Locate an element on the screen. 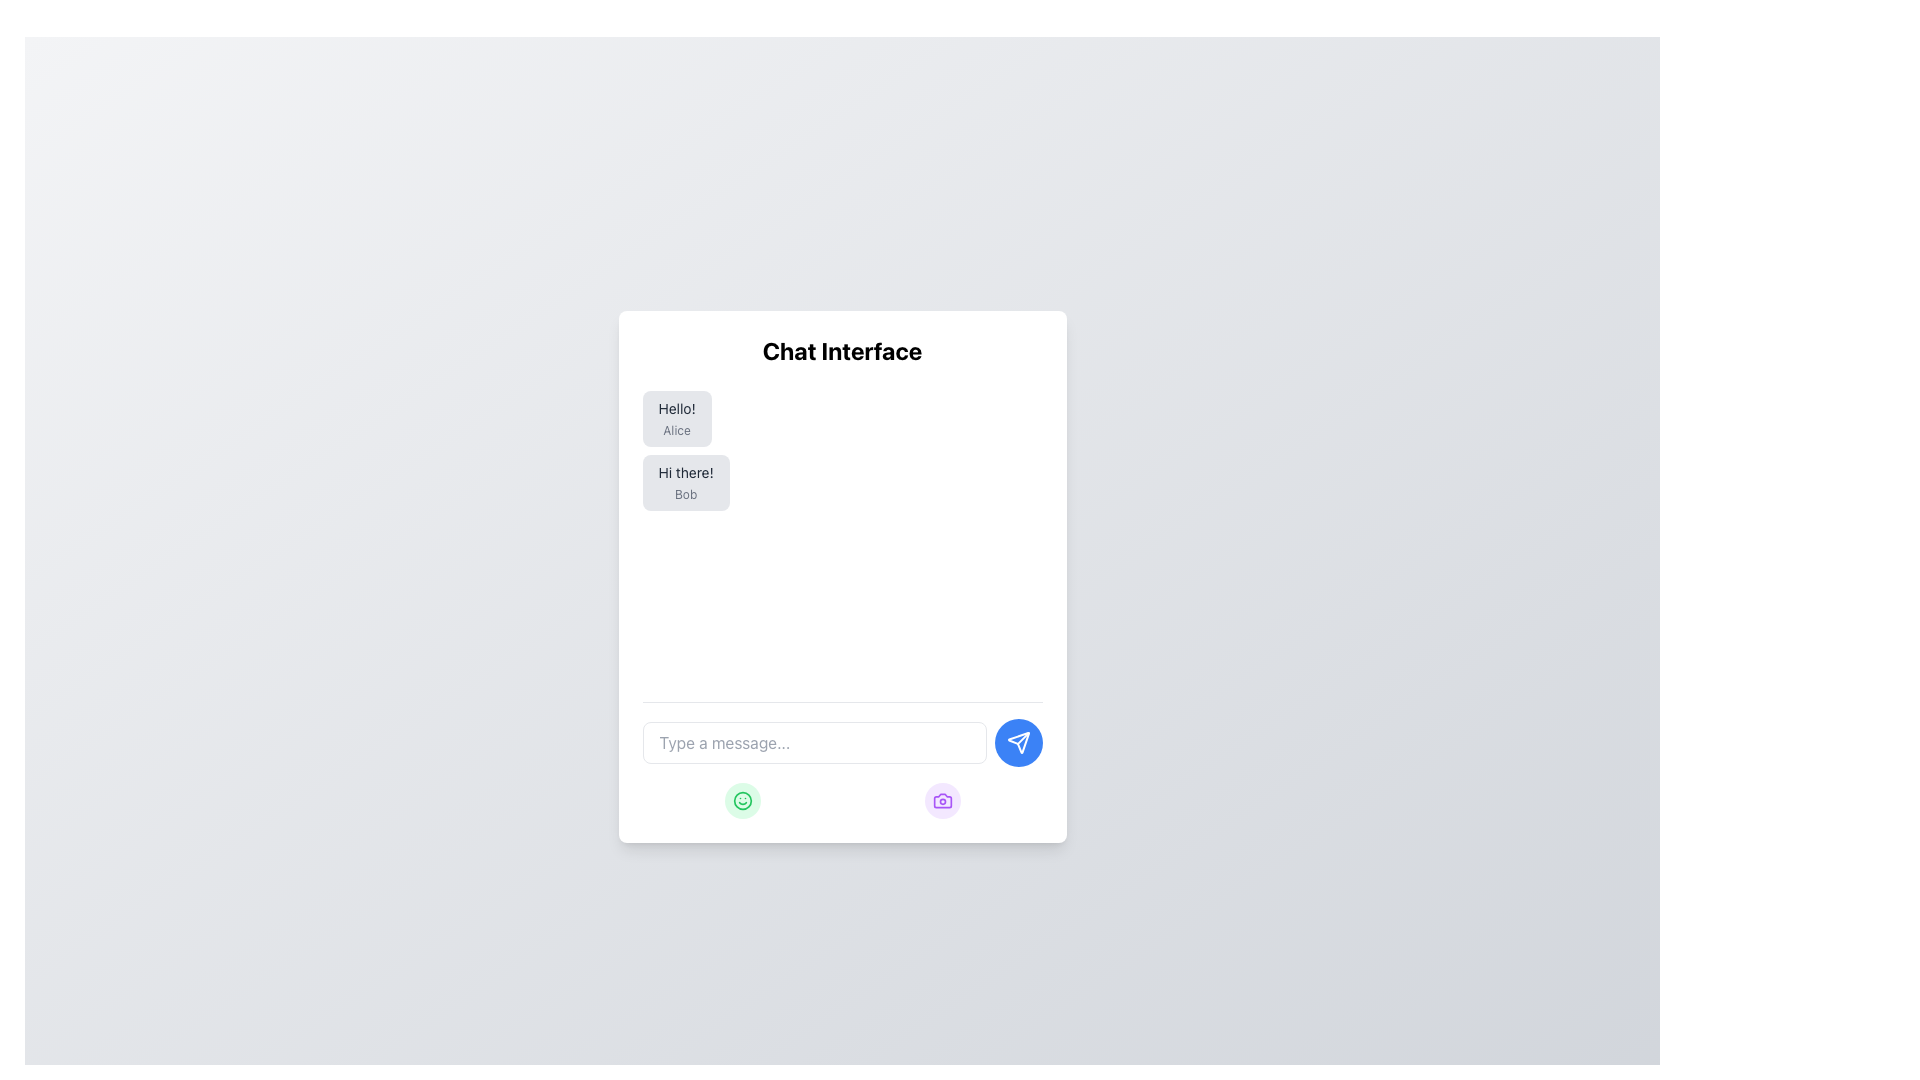 The height and width of the screenshot is (1080, 1920). the 'Chat Interface' text label, which is displayed in bold black font at the top center of its dialog box is located at coordinates (842, 350).